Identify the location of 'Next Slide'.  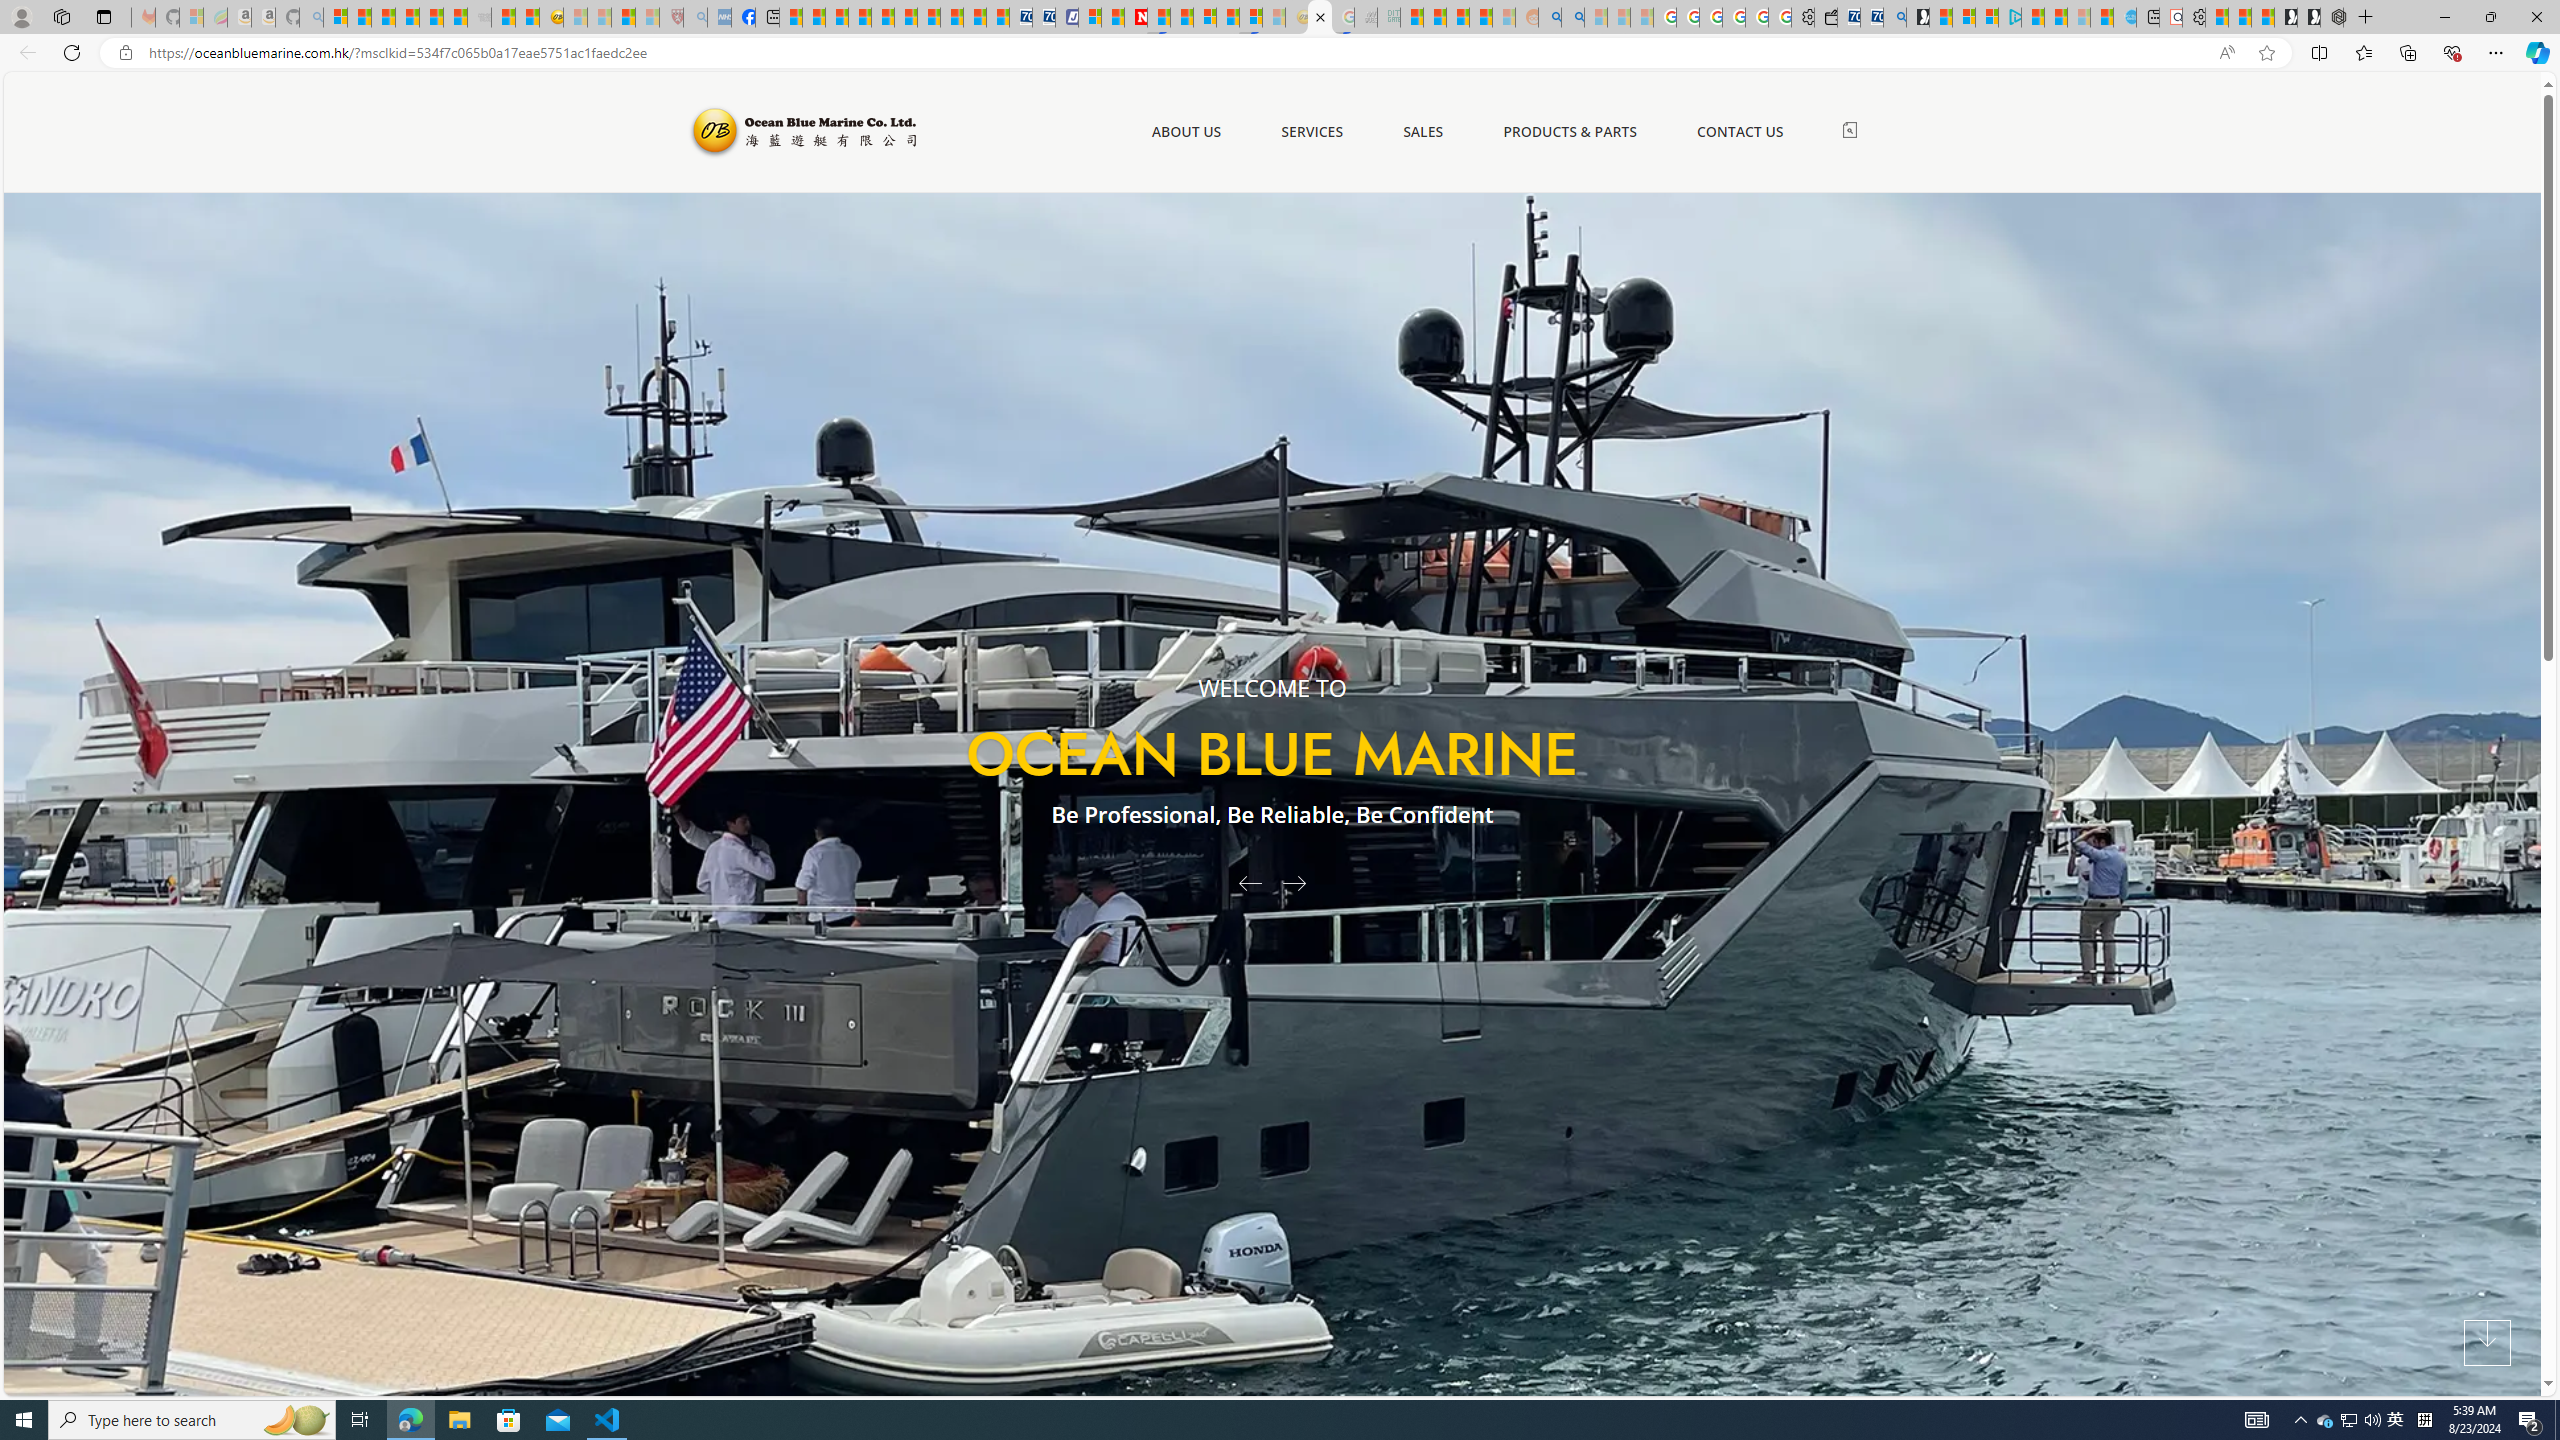
(1300, 881).